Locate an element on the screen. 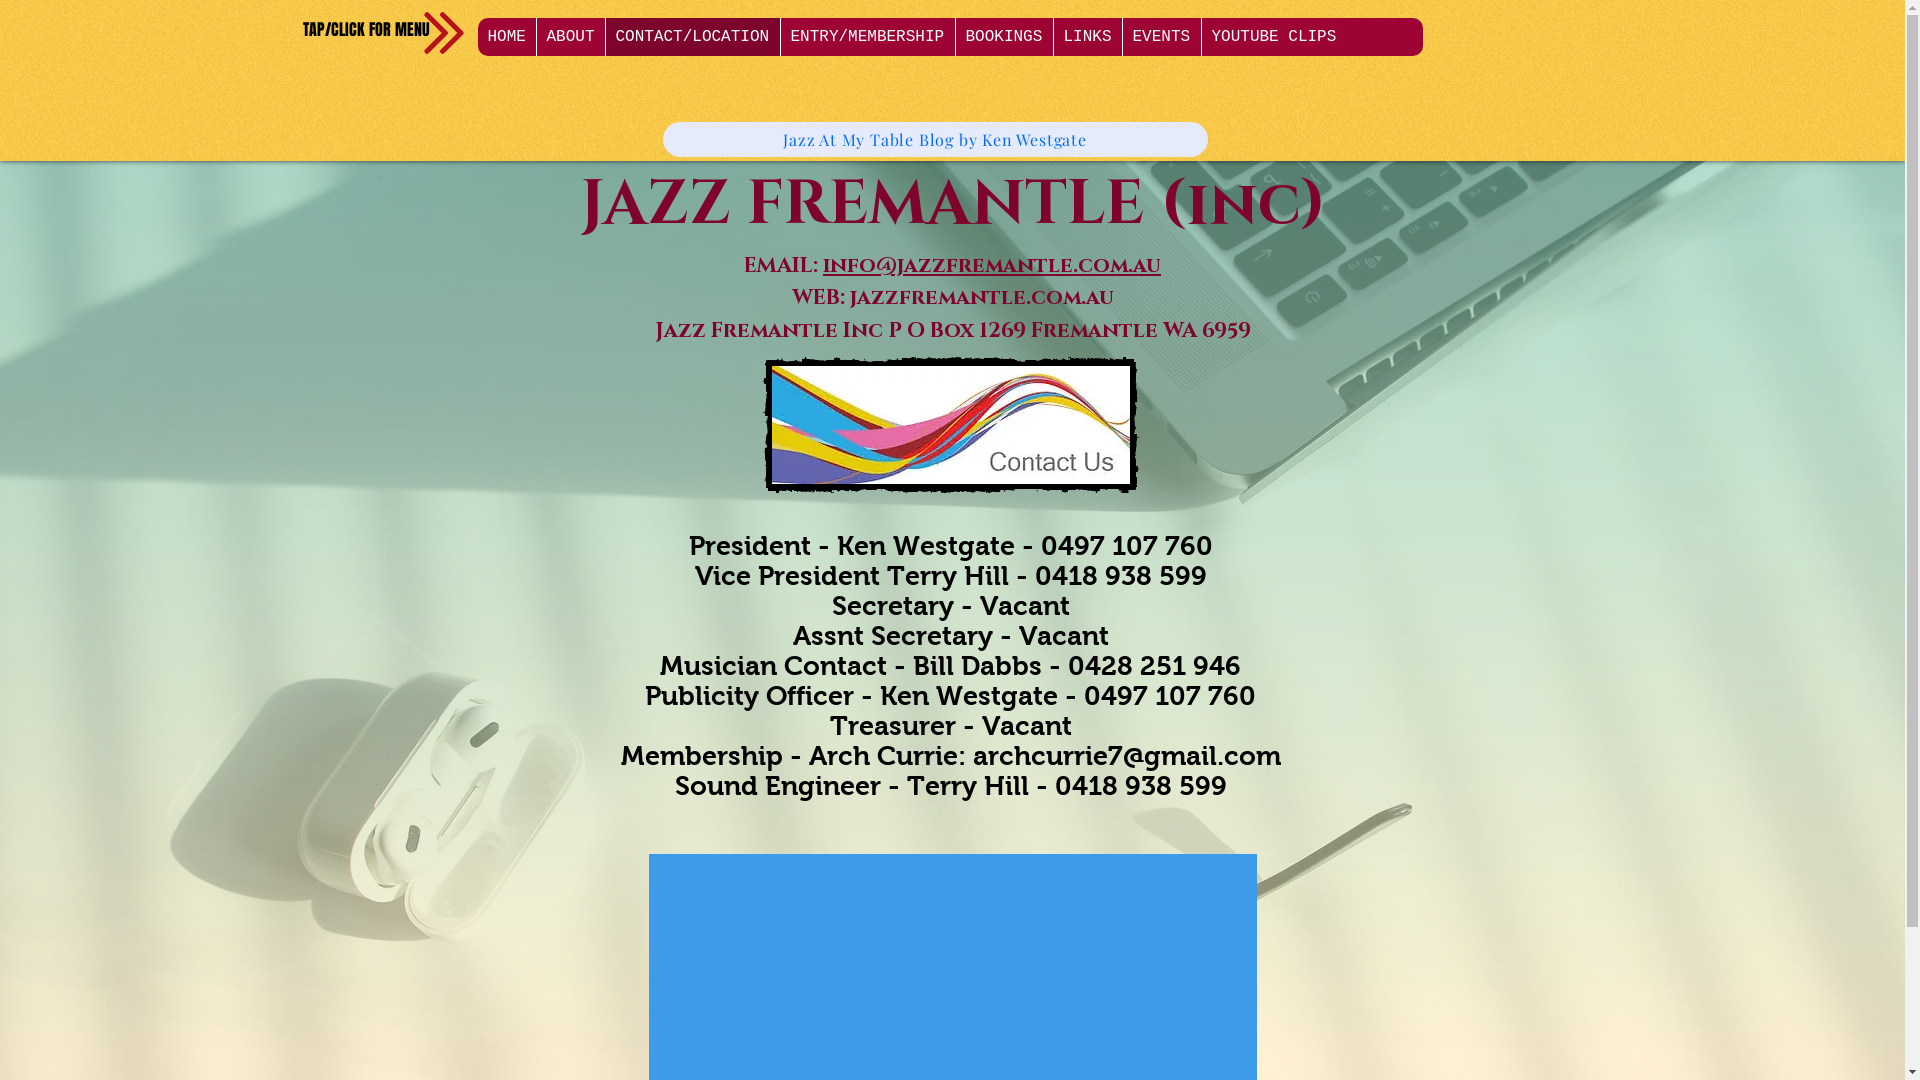  'archcurrie7@gmail.com' is located at coordinates (1126, 756).